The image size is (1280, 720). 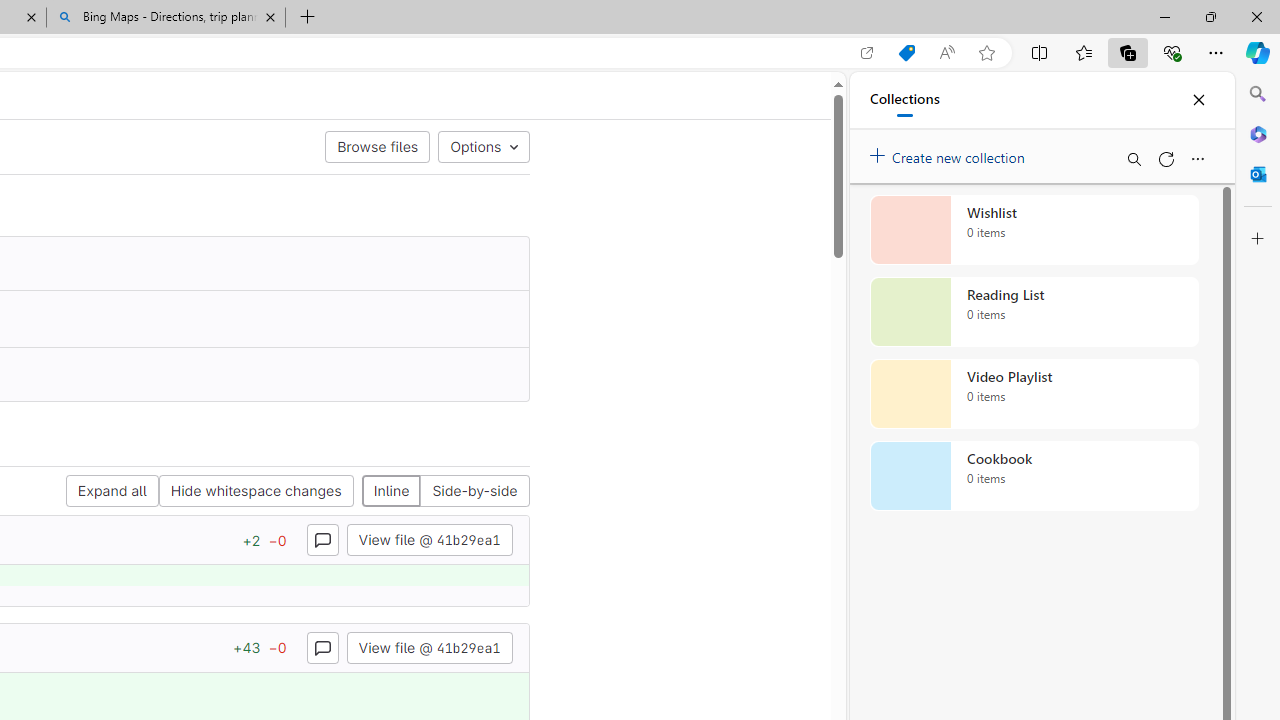 I want to click on 'Outlook', so click(x=1257, y=173).